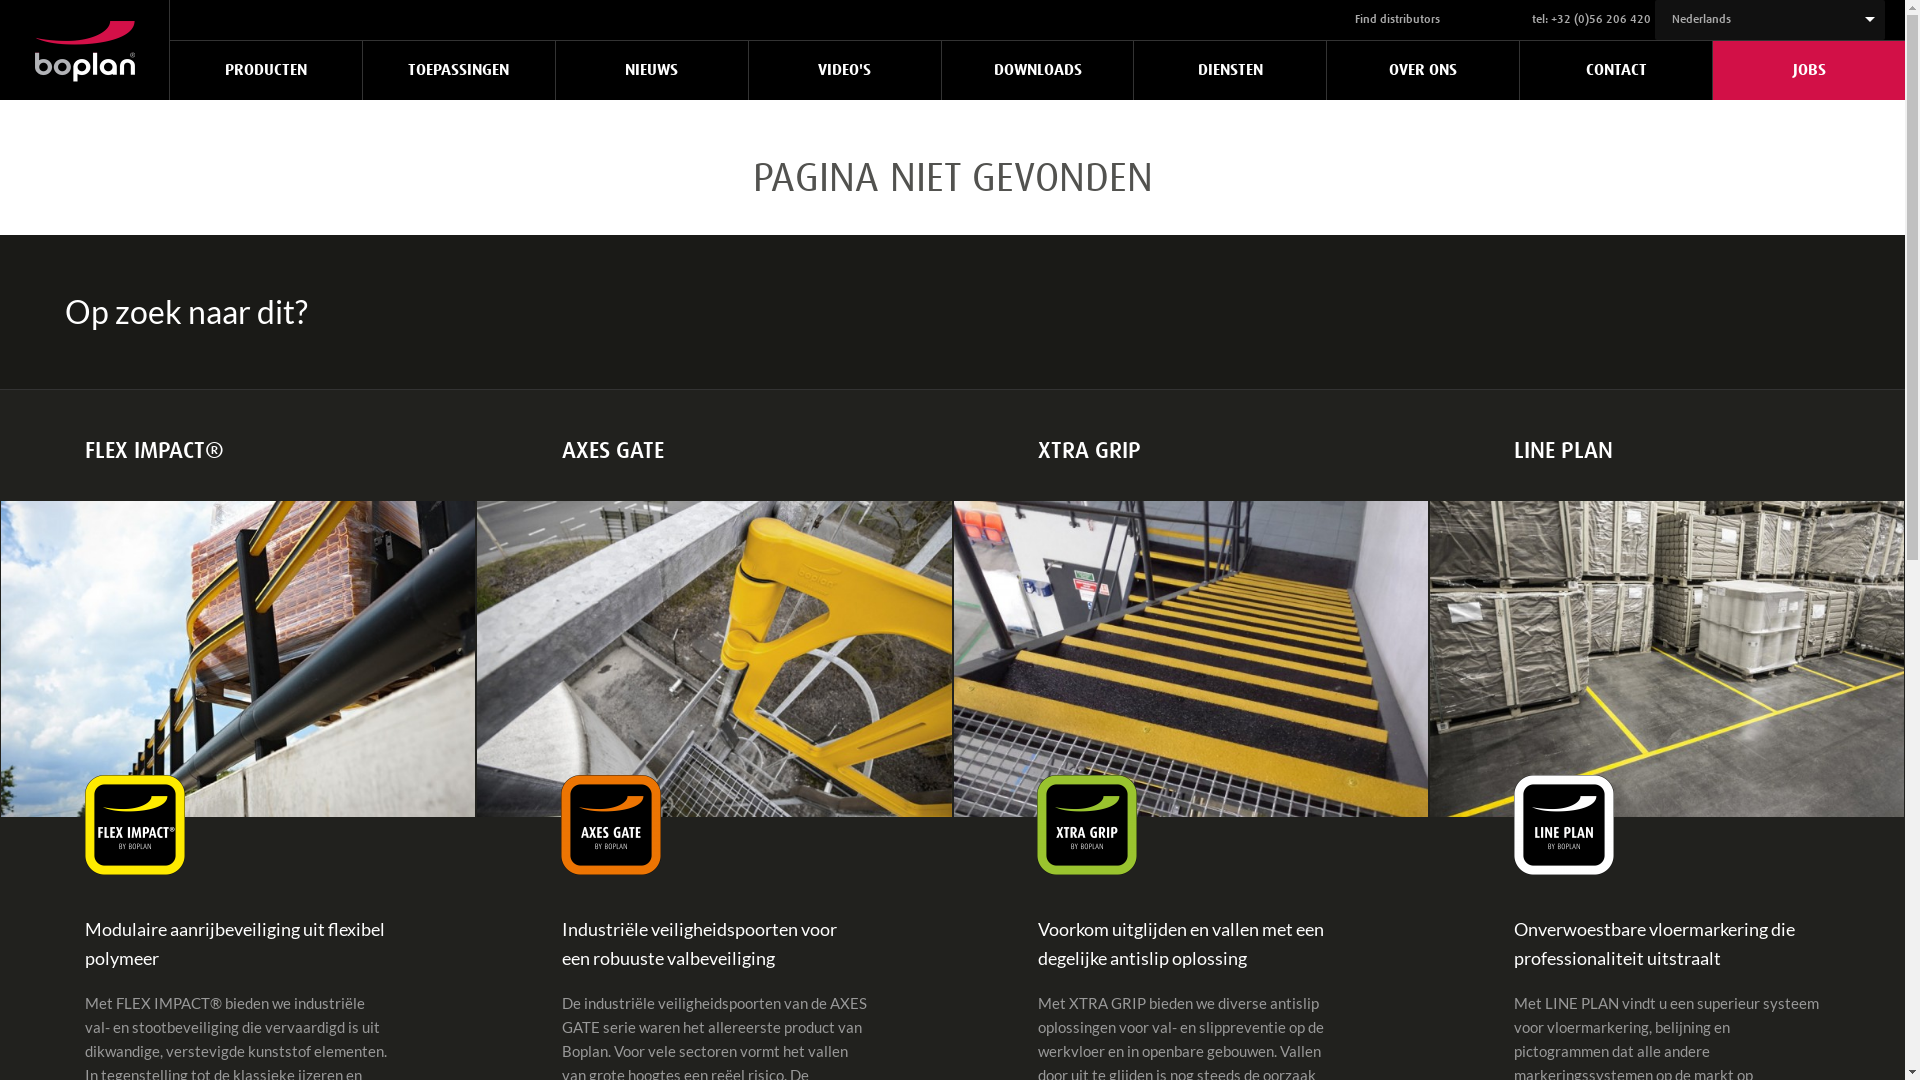 The height and width of the screenshot is (1080, 1920). Describe the element at coordinates (1590, 19) in the screenshot. I see `'tel: +32 (0)56 206 420'` at that location.